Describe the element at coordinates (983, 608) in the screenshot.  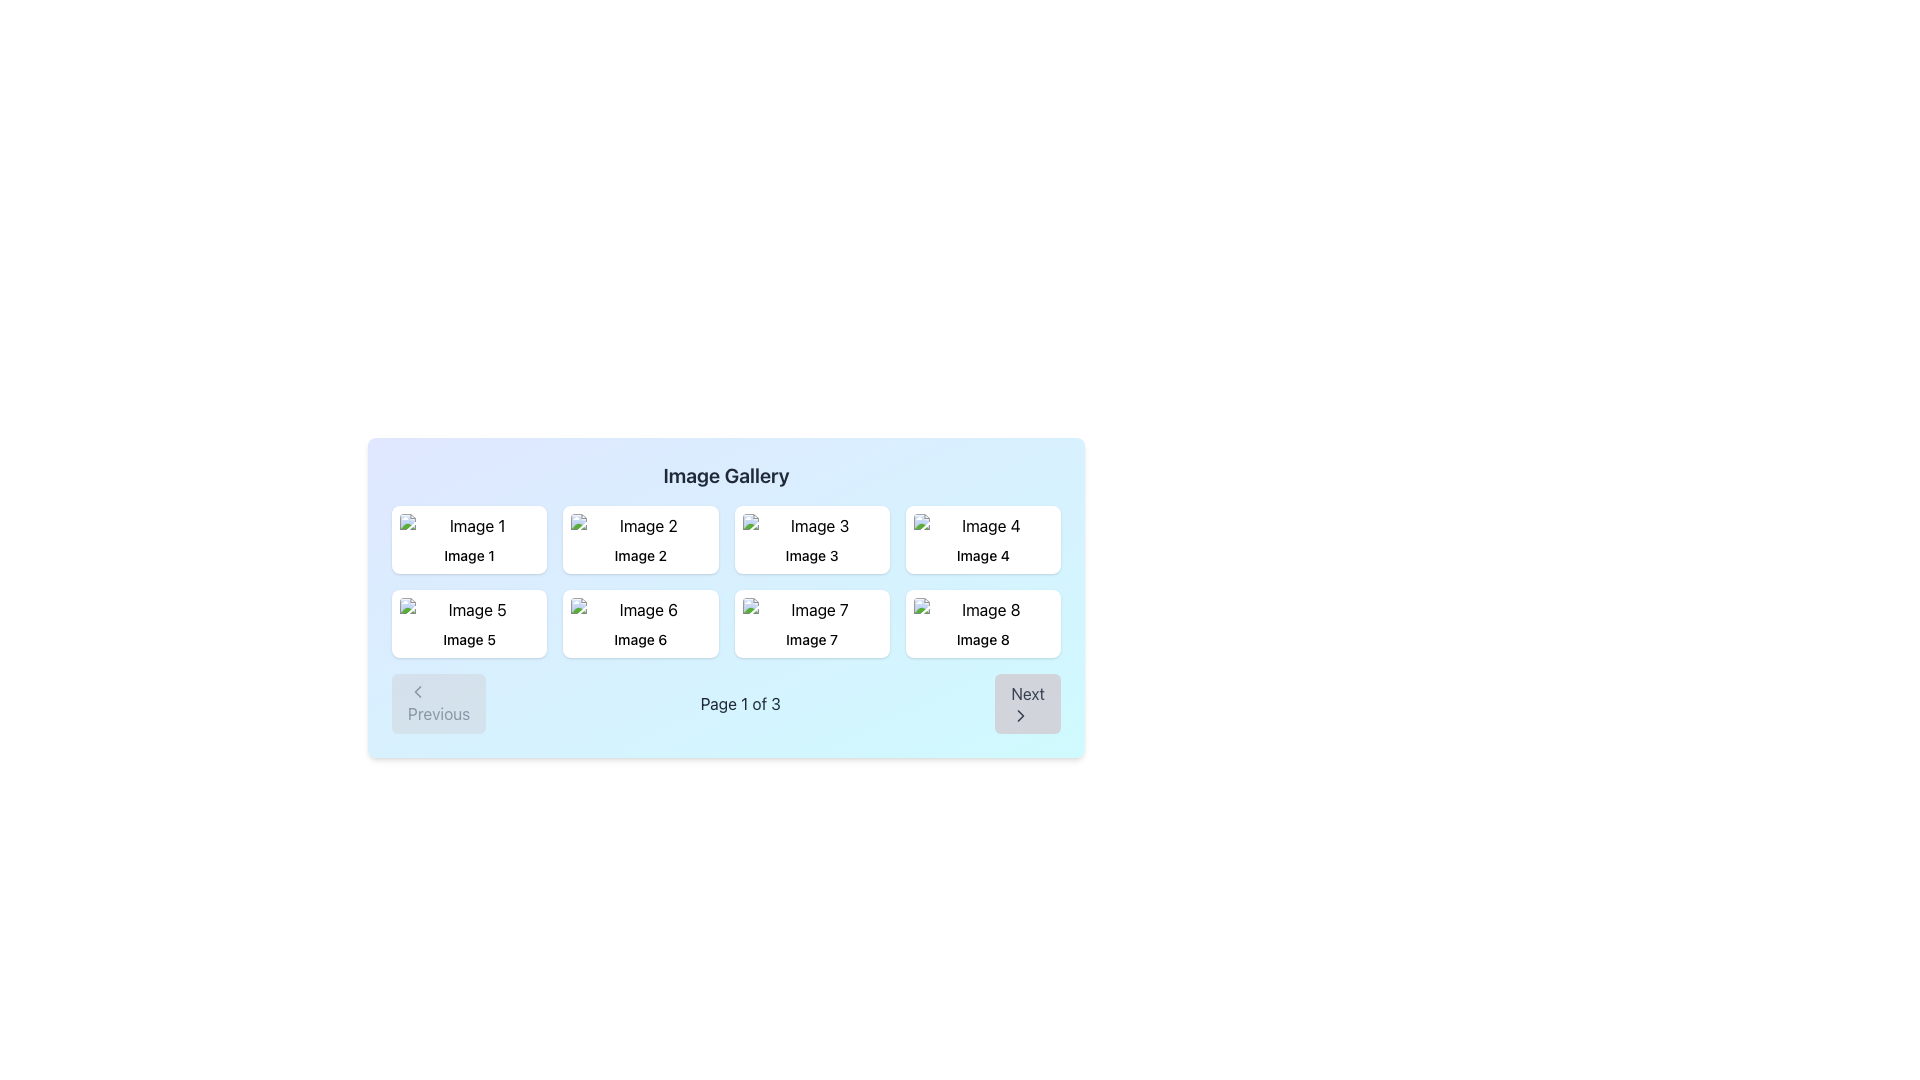
I see `the image representing 'Image 8' located in the lower right of the image gallery` at that location.